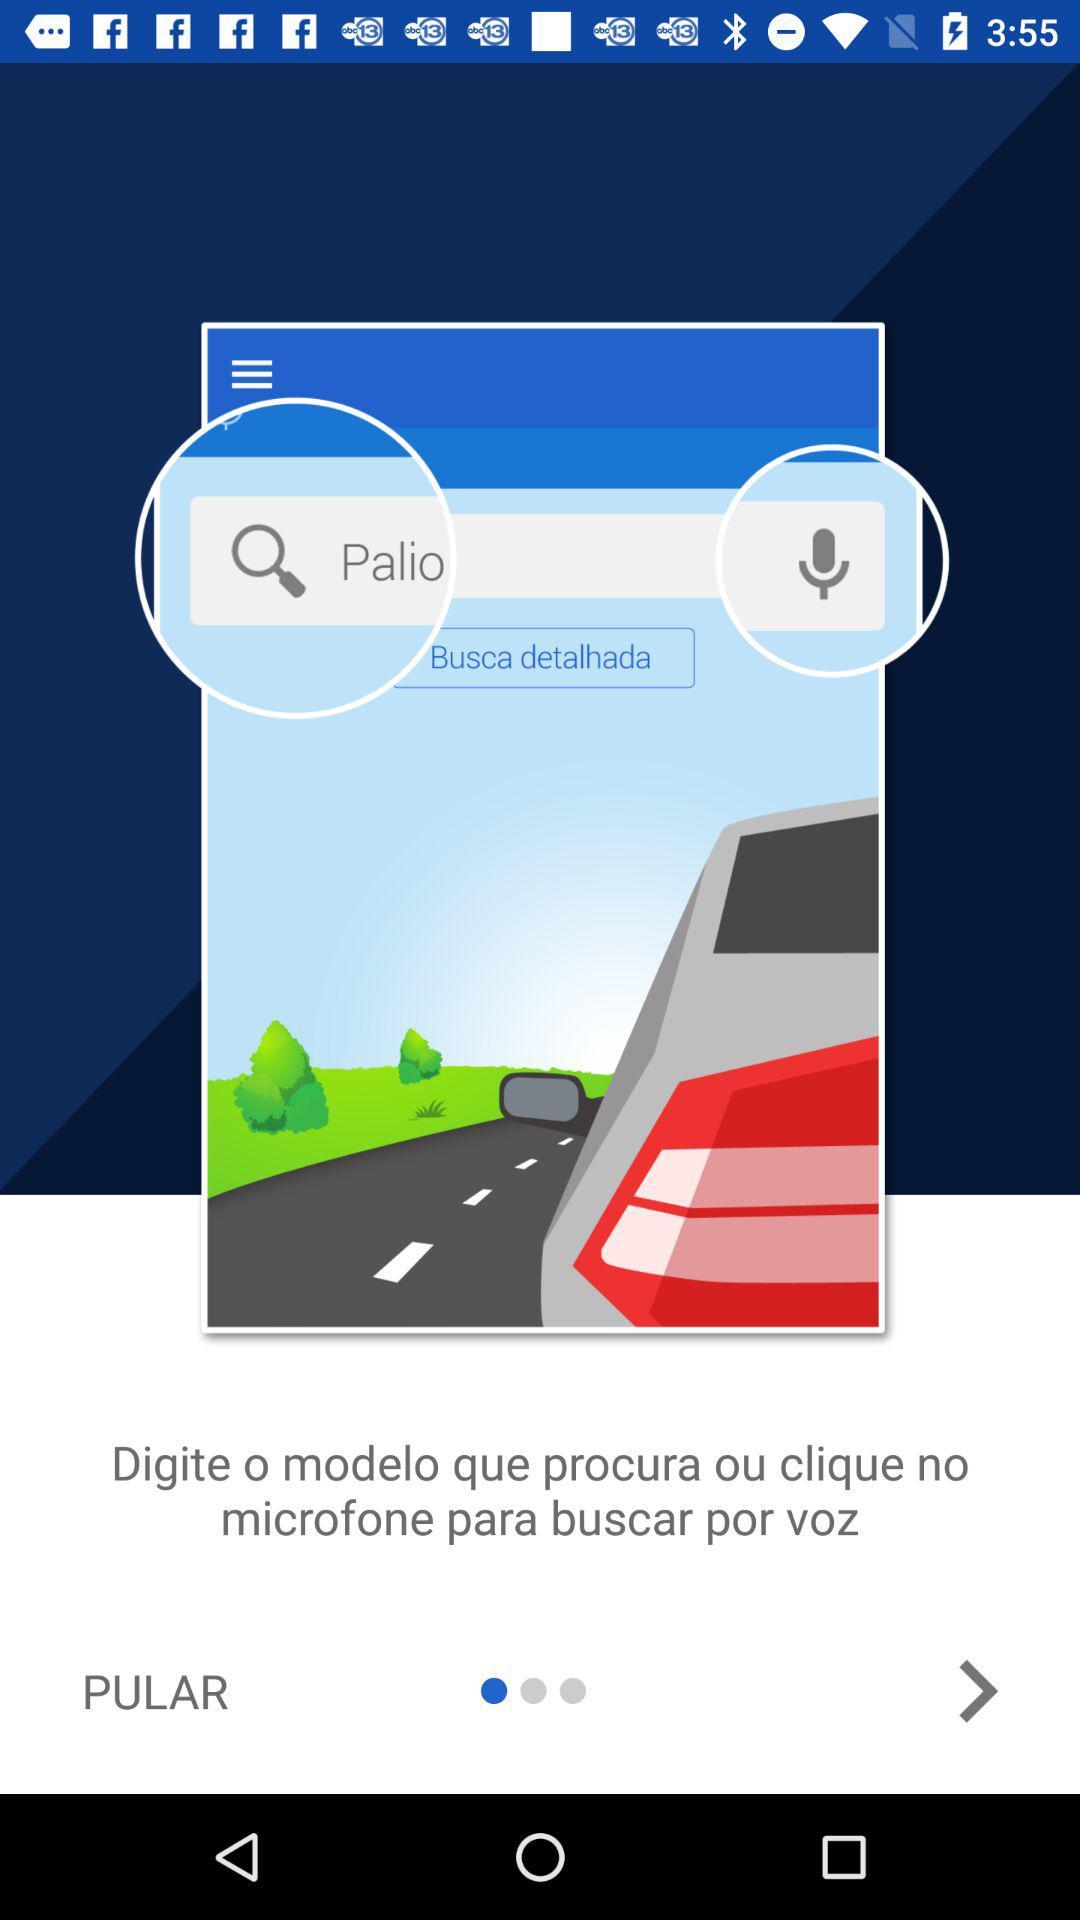 The height and width of the screenshot is (1920, 1080). What do you see at coordinates (976, 1690) in the screenshot?
I see `next screen` at bounding box center [976, 1690].